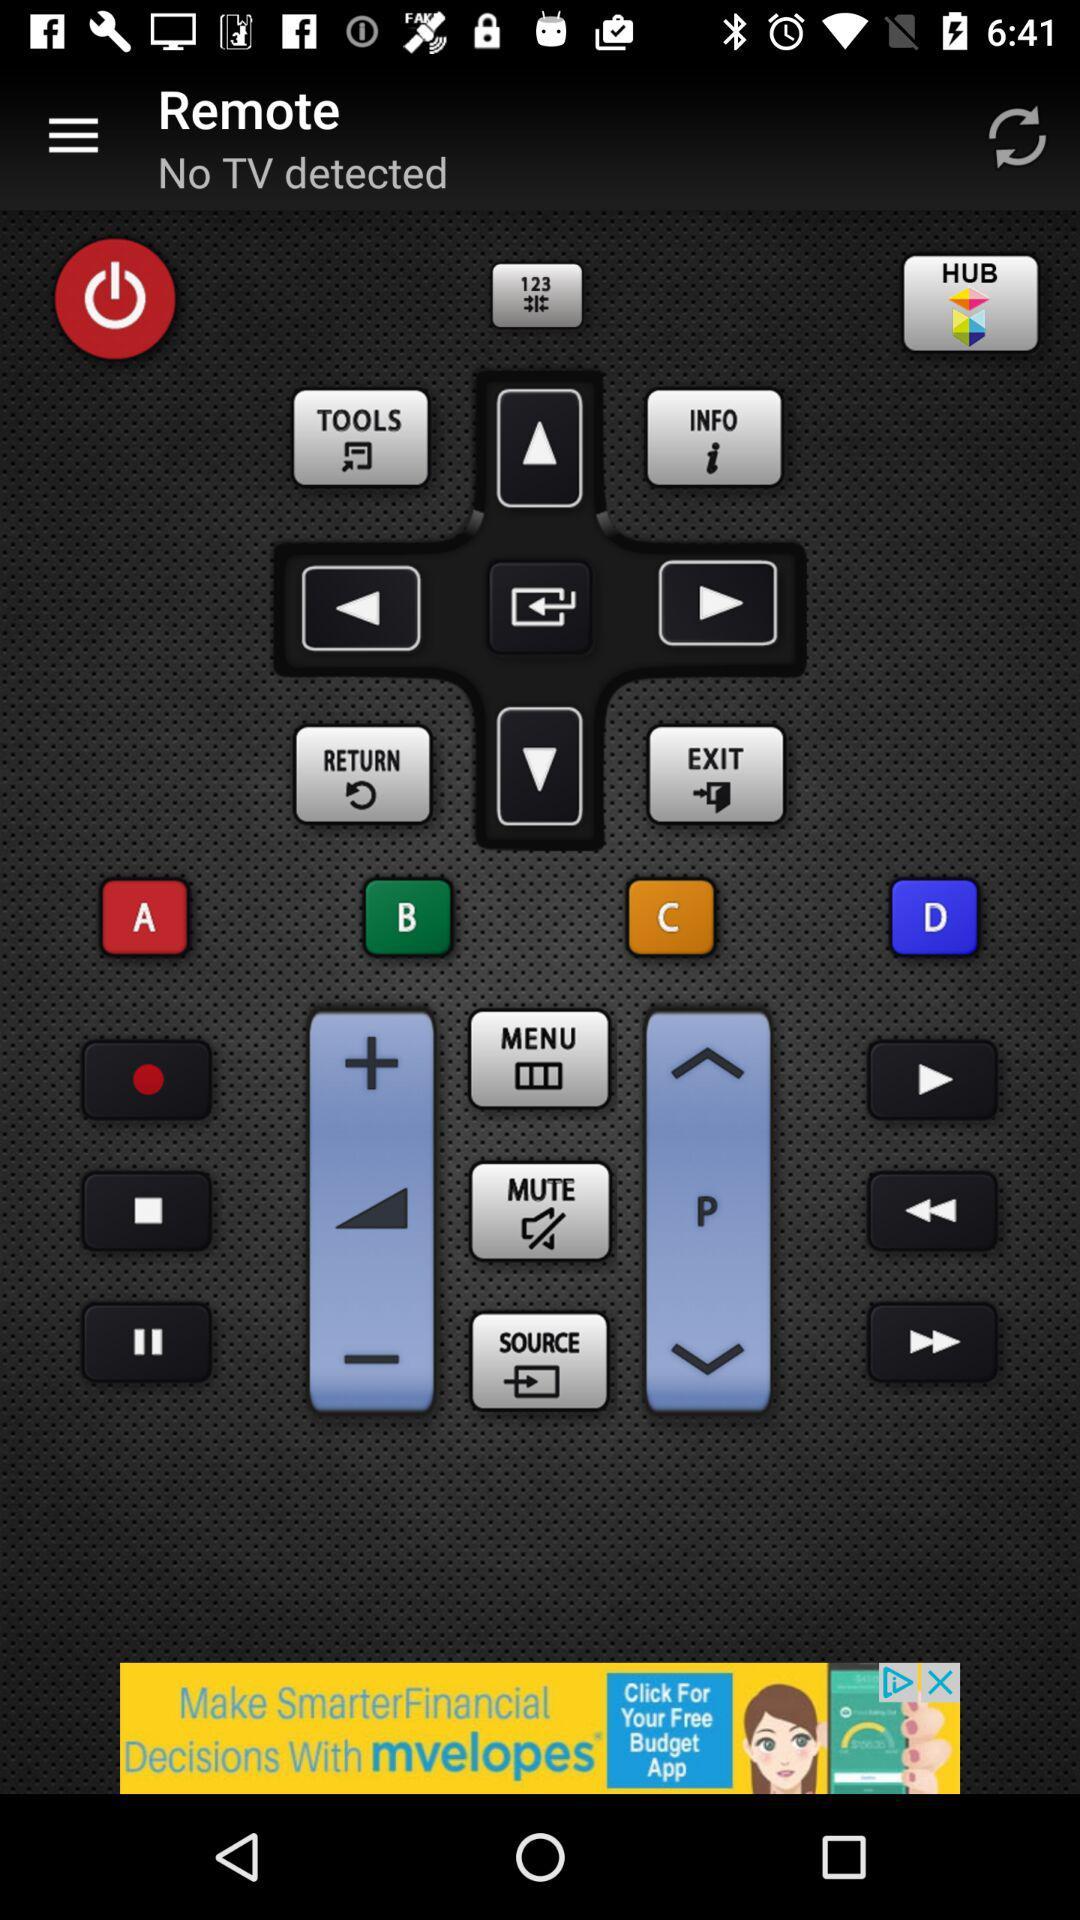 Image resolution: width=1080 pixels, height=1920 pixels. I want to click on exit, so click(715, 774).